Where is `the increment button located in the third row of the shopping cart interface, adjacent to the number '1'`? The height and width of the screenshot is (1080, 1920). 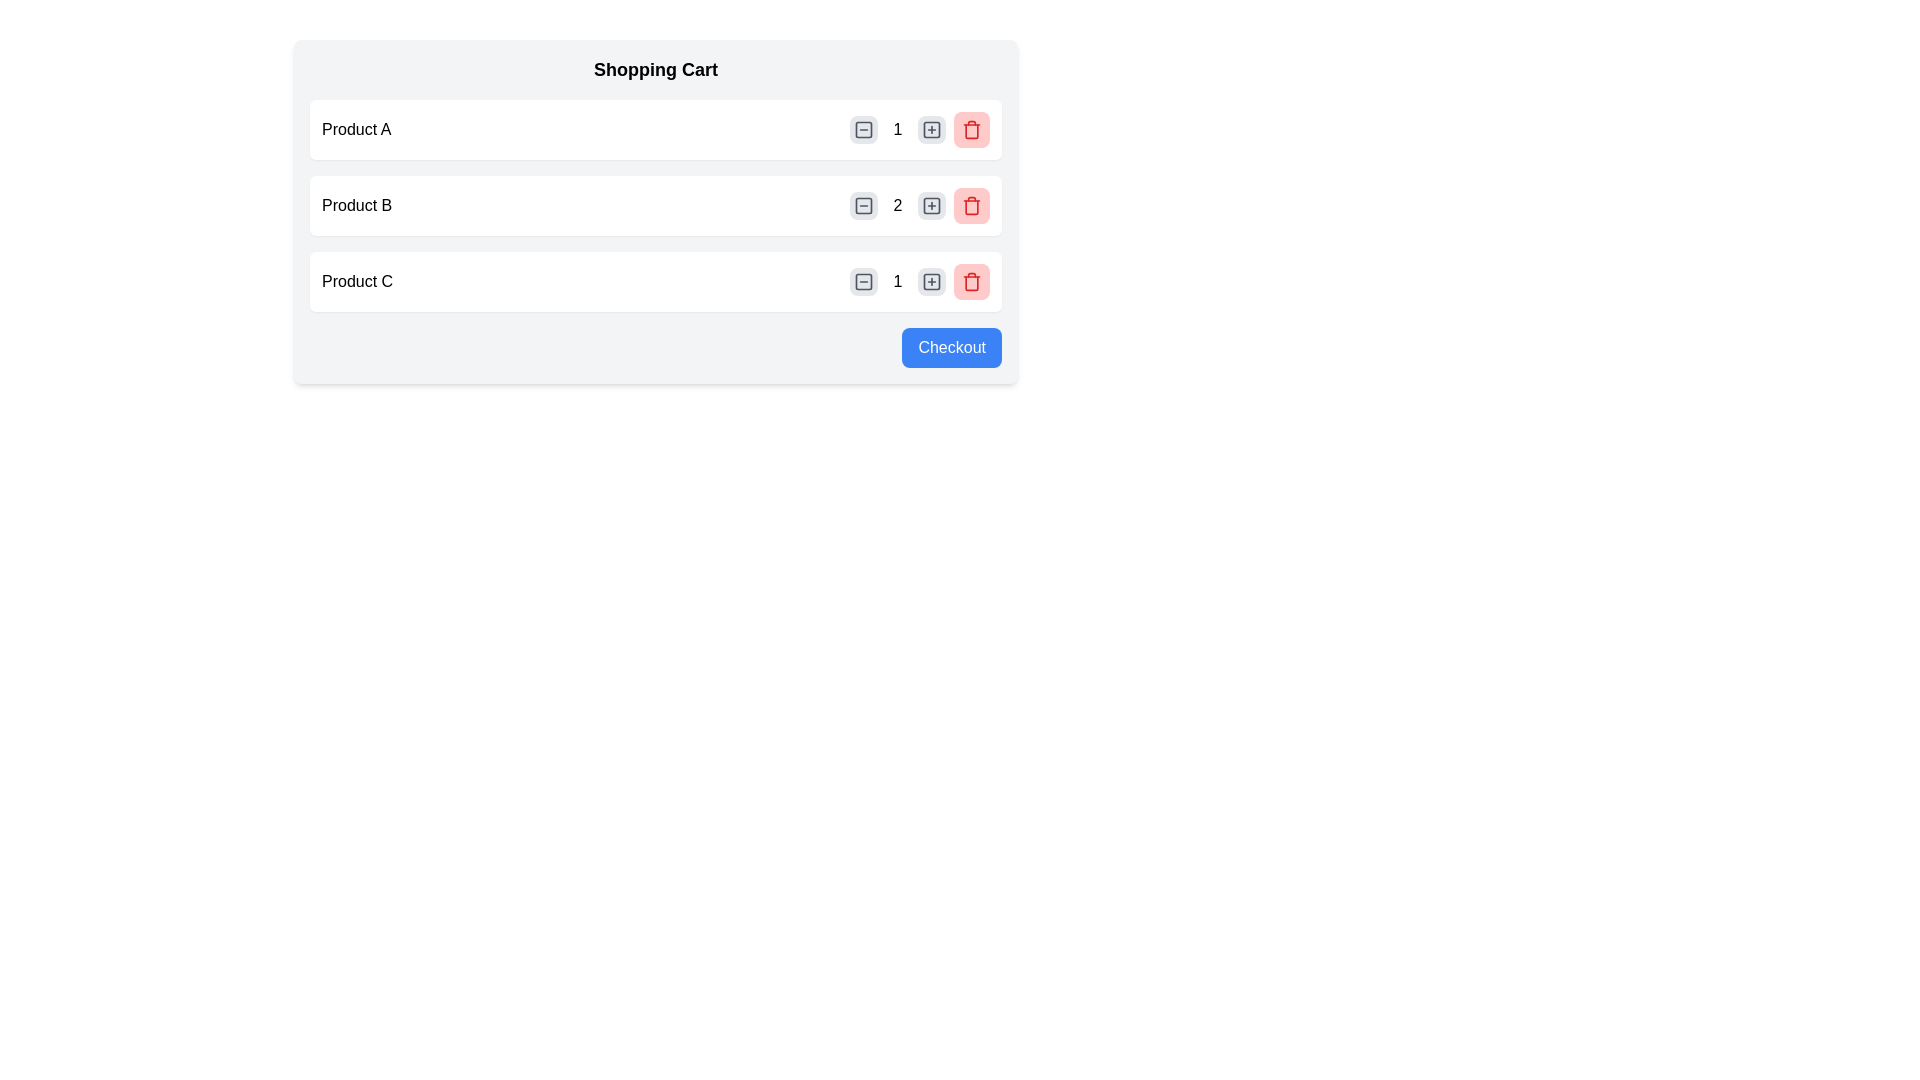
the increment button located in the third row of the shopping cart interface, adjacent to the number '1' is located at coordinates (930, 281).